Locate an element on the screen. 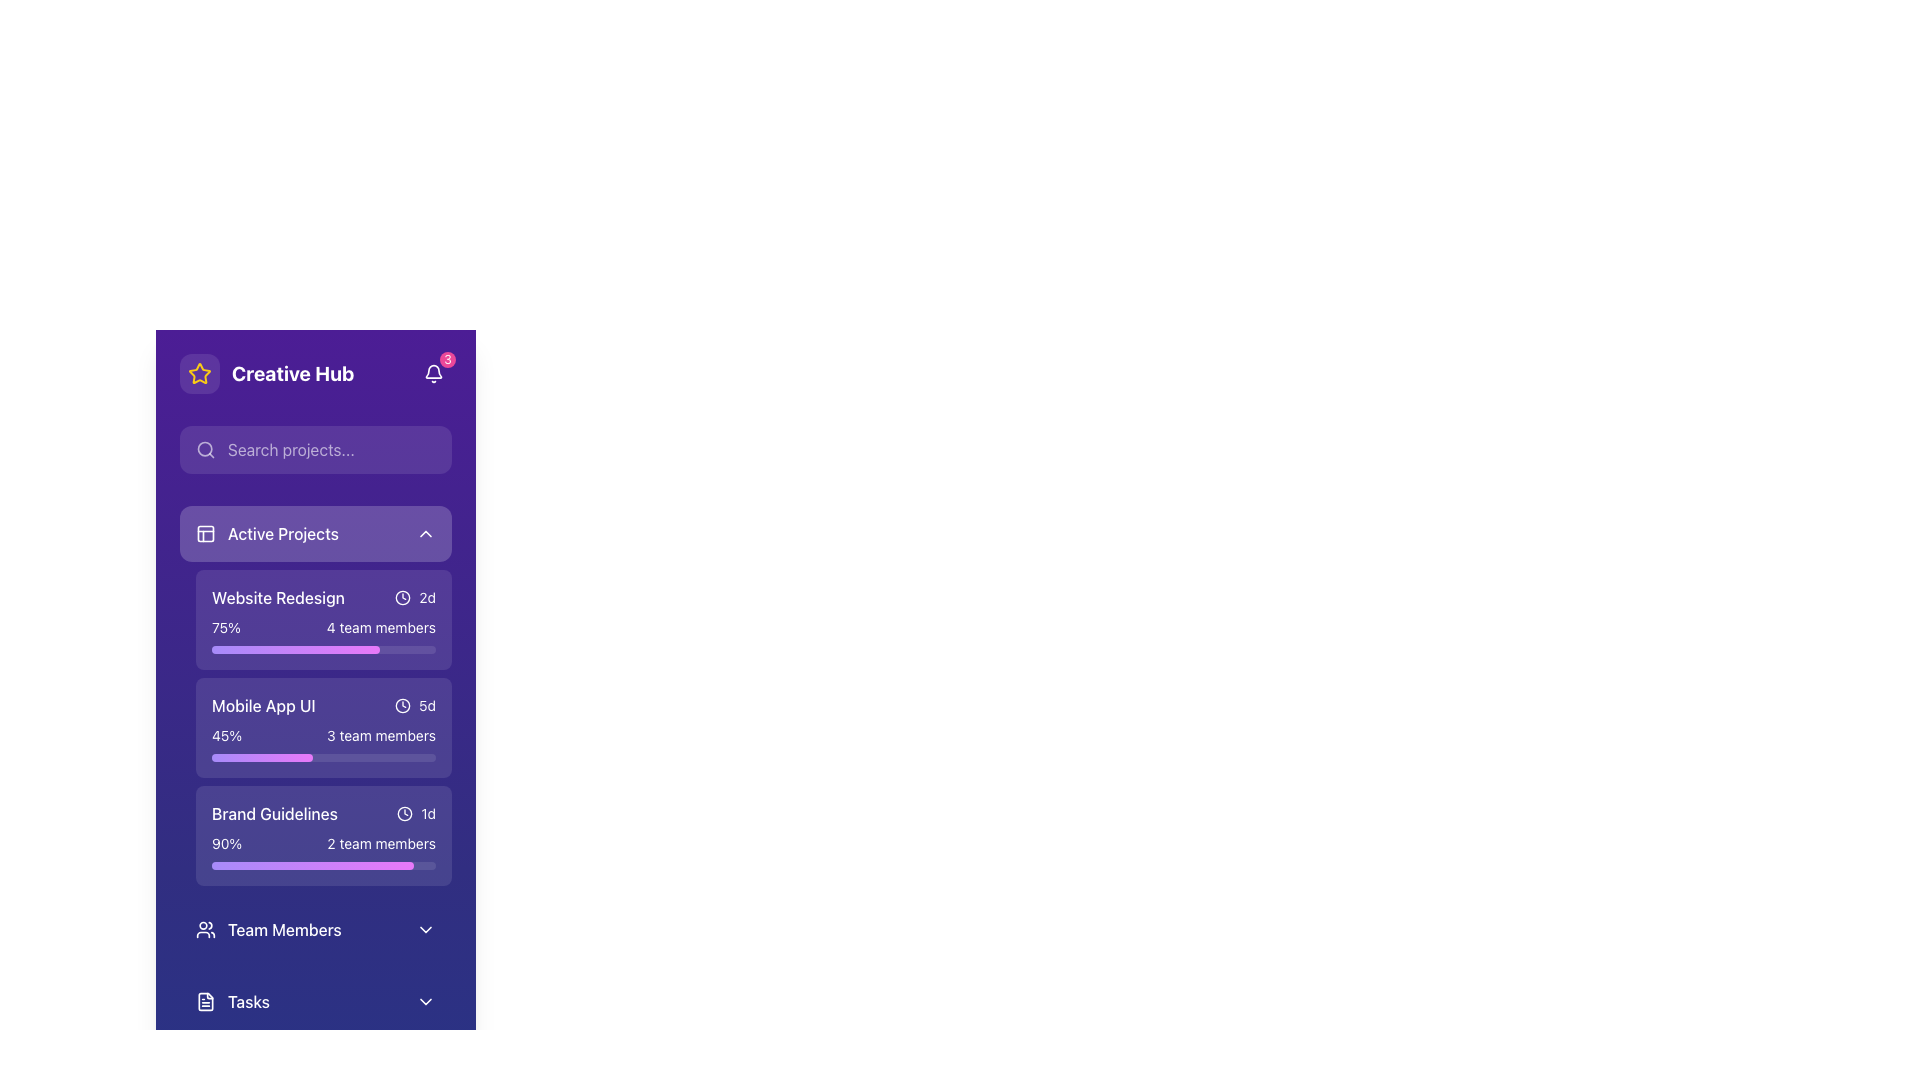 The image size is (1920, 1080). the project name is located at coordinates (324, 704).